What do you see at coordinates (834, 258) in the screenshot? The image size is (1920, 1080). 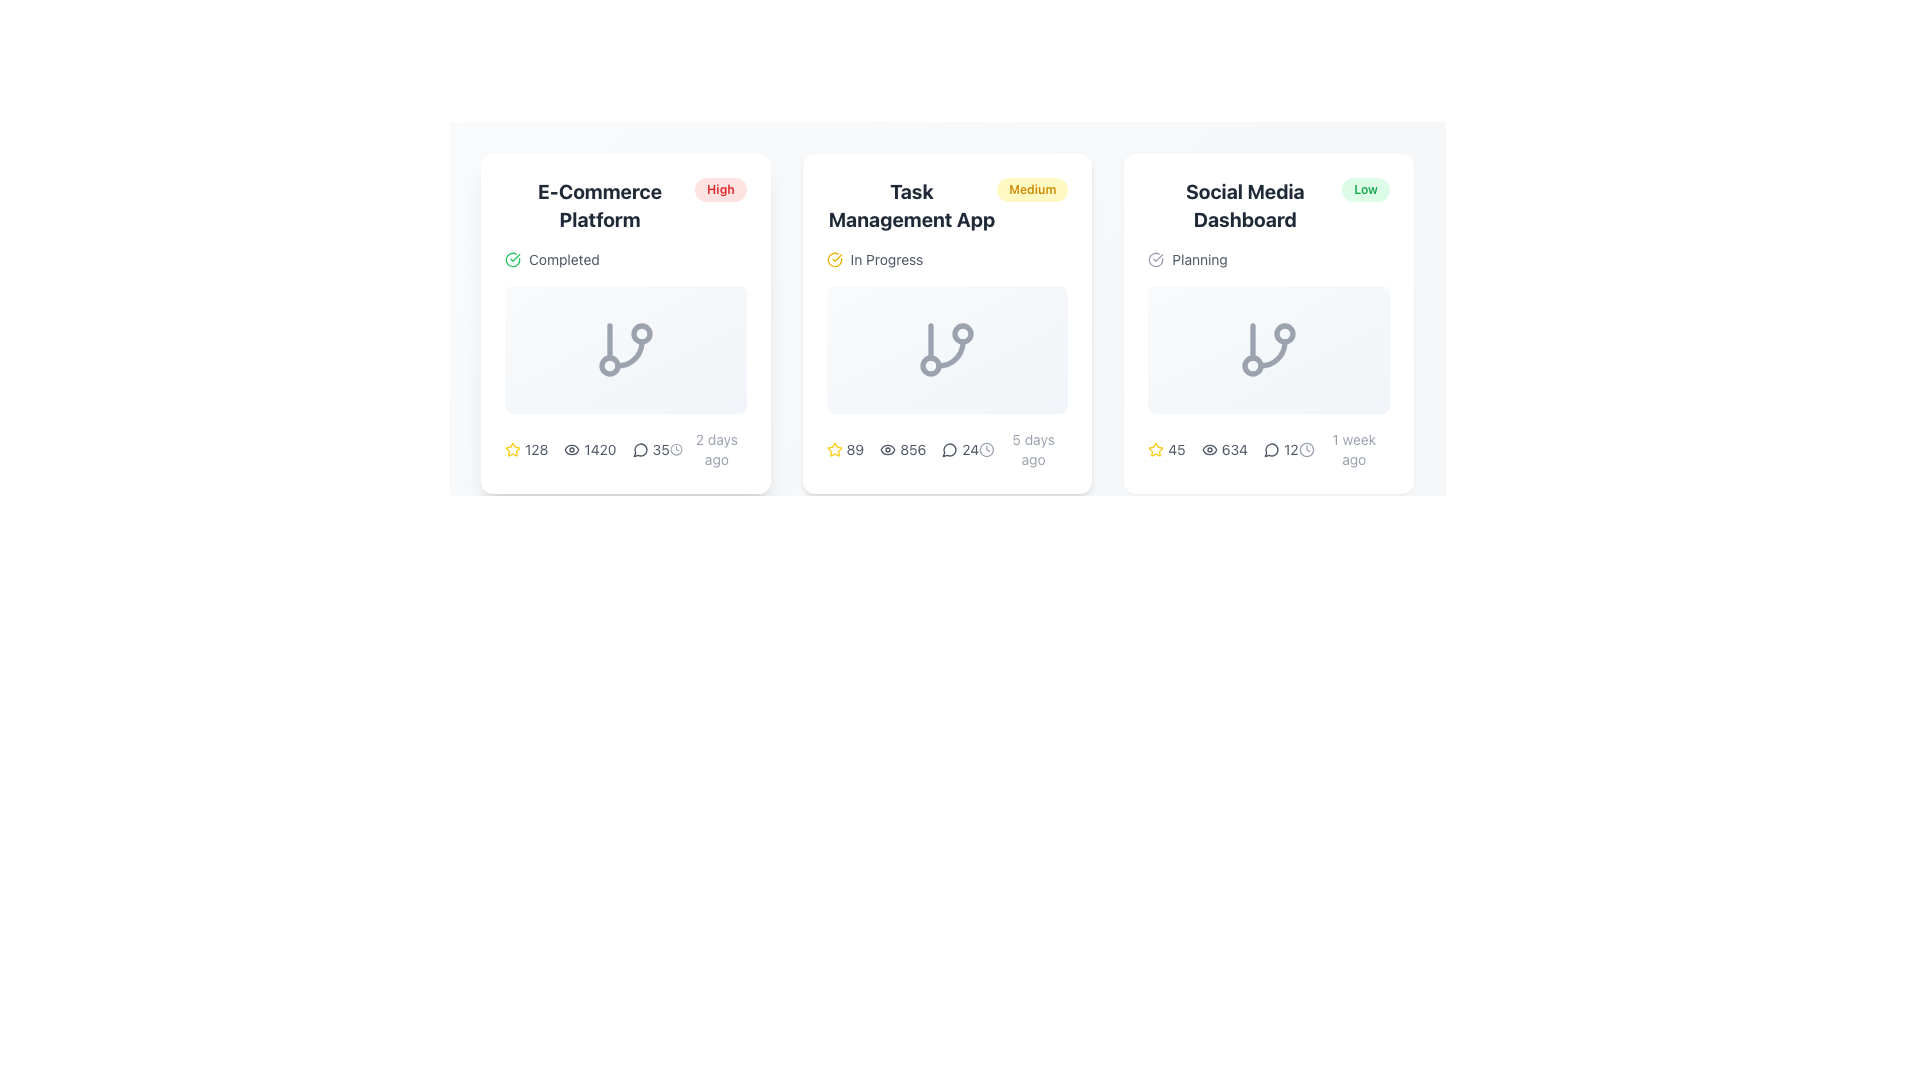 I see `the circular icon with a checkmark in the center, styled in yellow, located to the left of the 'In Progress' text` at bounding box center [834, 258].